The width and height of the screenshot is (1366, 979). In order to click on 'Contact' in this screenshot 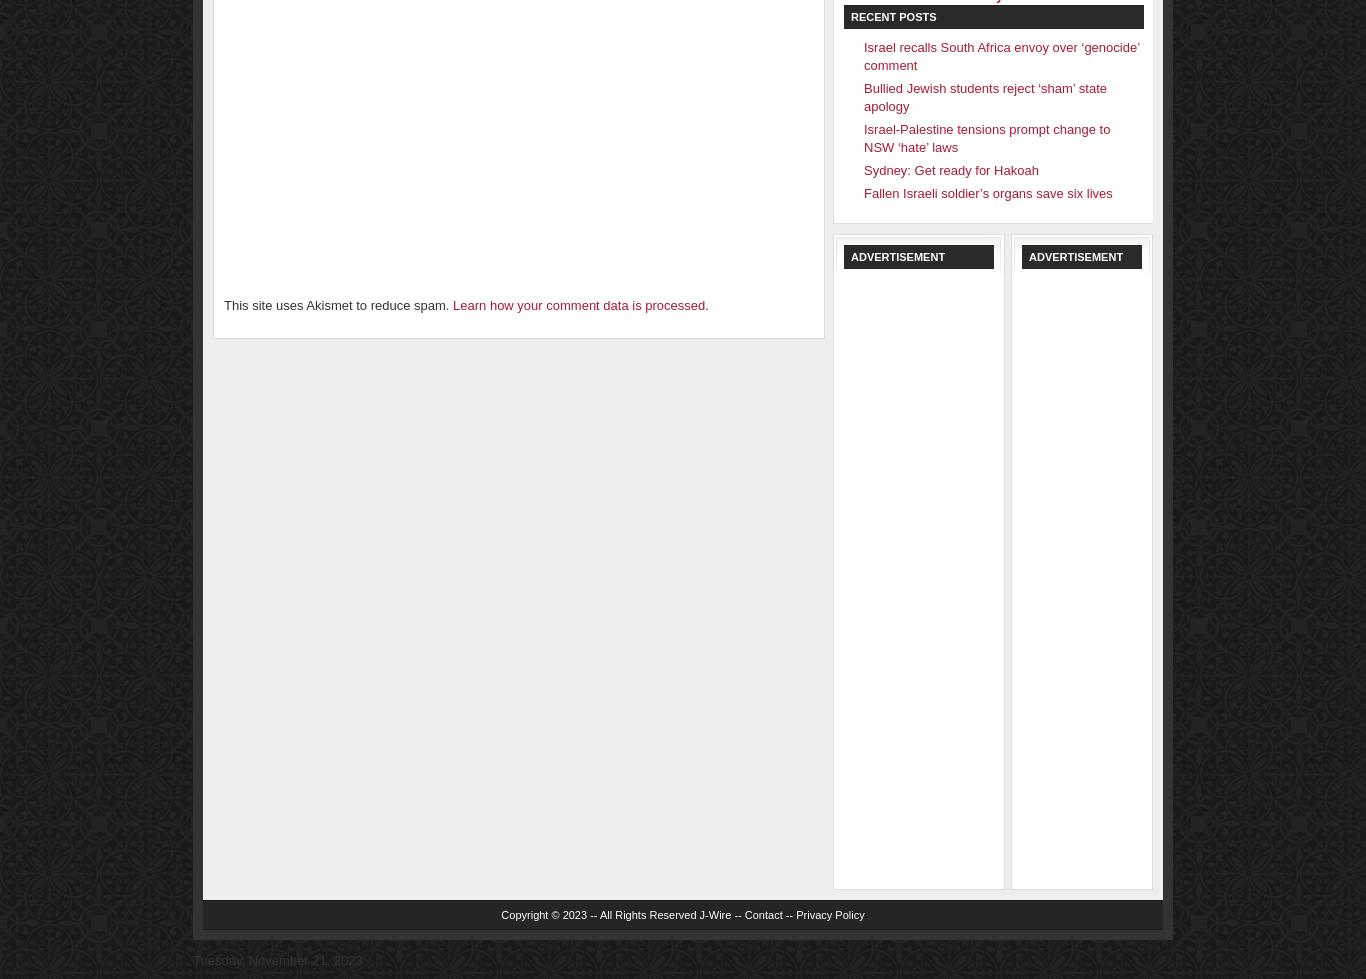, I will do `click(763, 913)`.